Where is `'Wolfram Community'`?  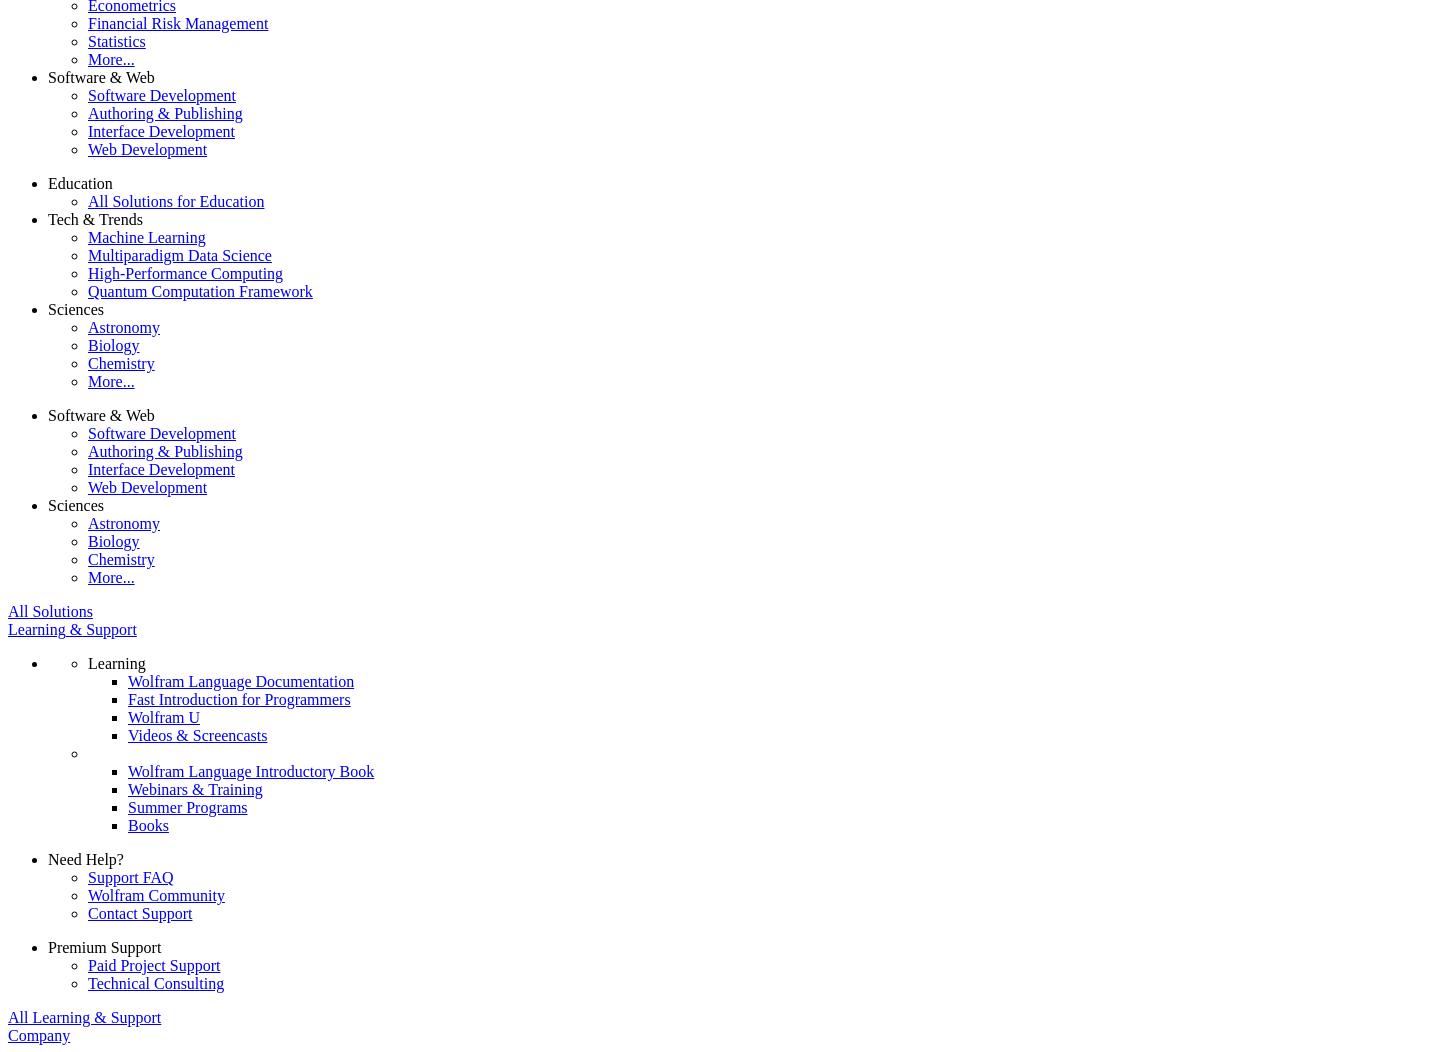 'Wolfram Community' is located at coordinates (87, 894).